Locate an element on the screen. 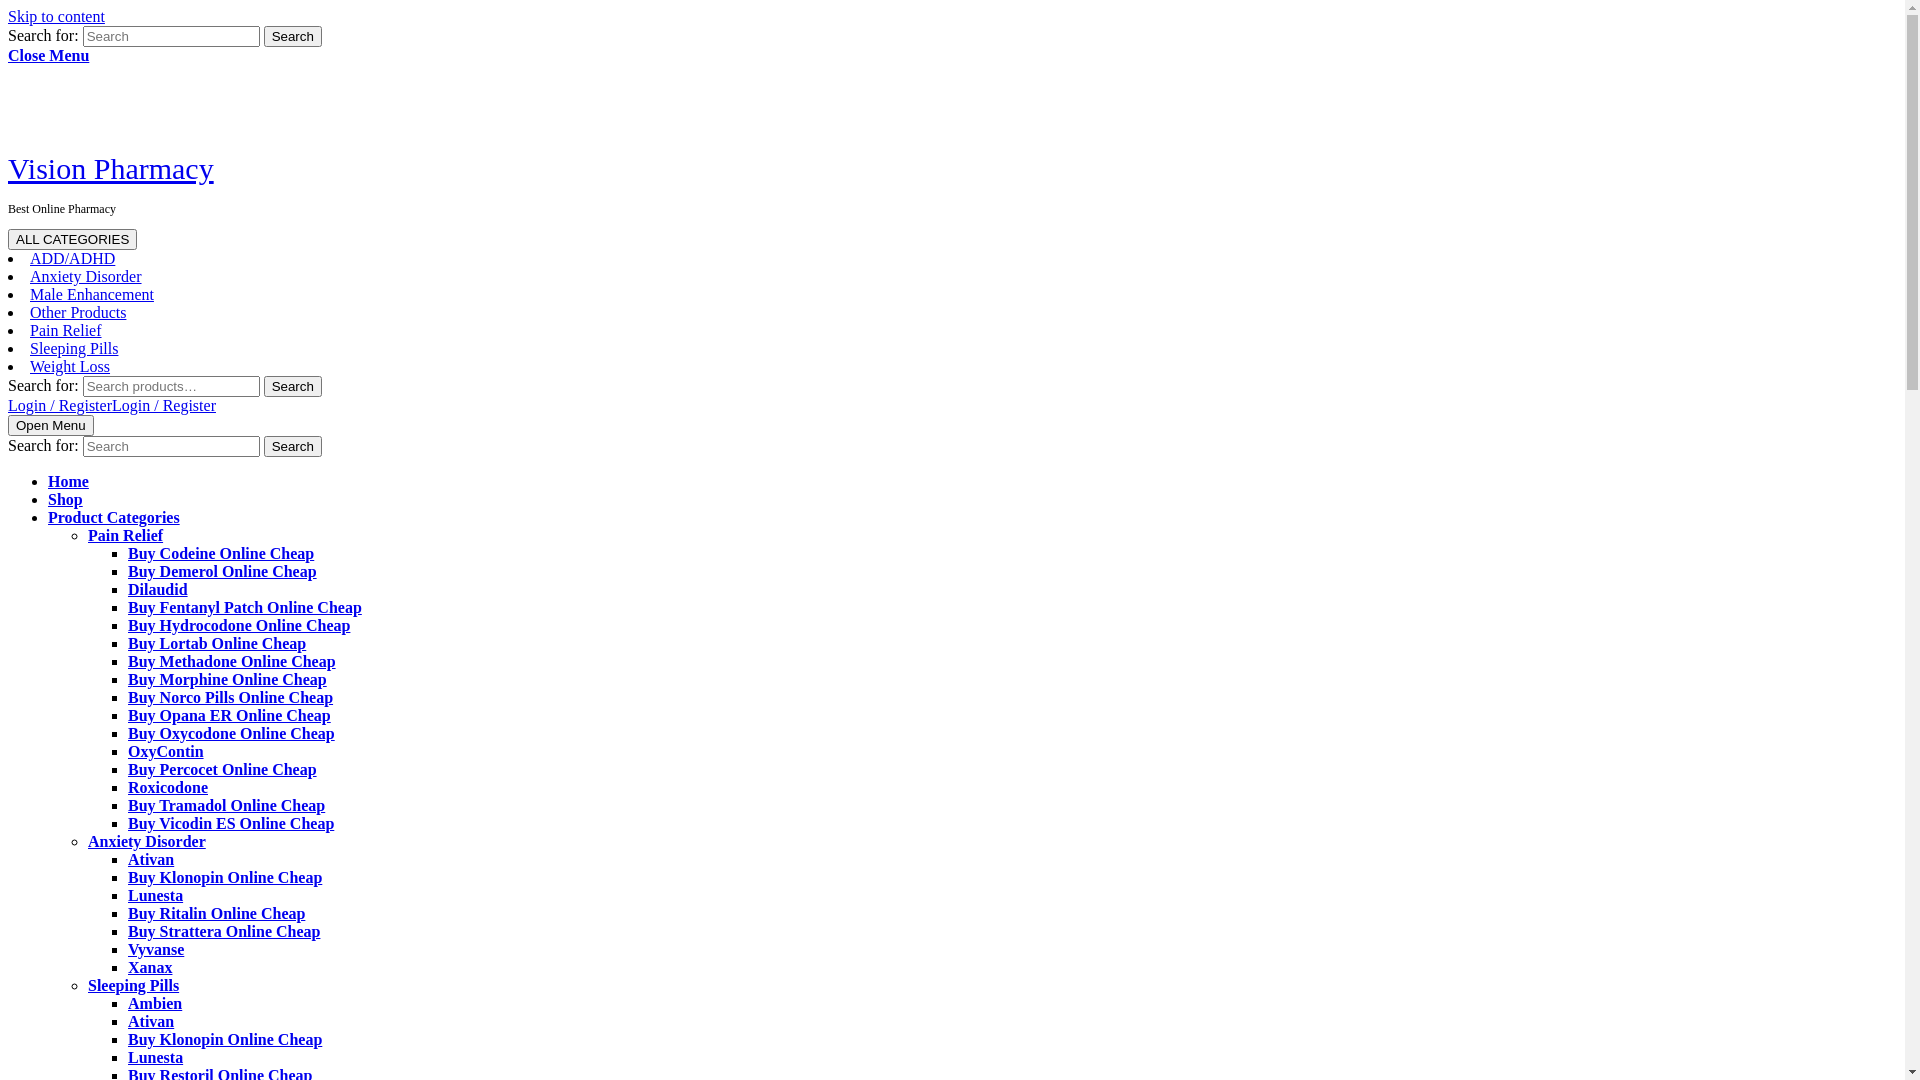  'Buy Methadone Online Cheap' is located at coordinates (231, 661).